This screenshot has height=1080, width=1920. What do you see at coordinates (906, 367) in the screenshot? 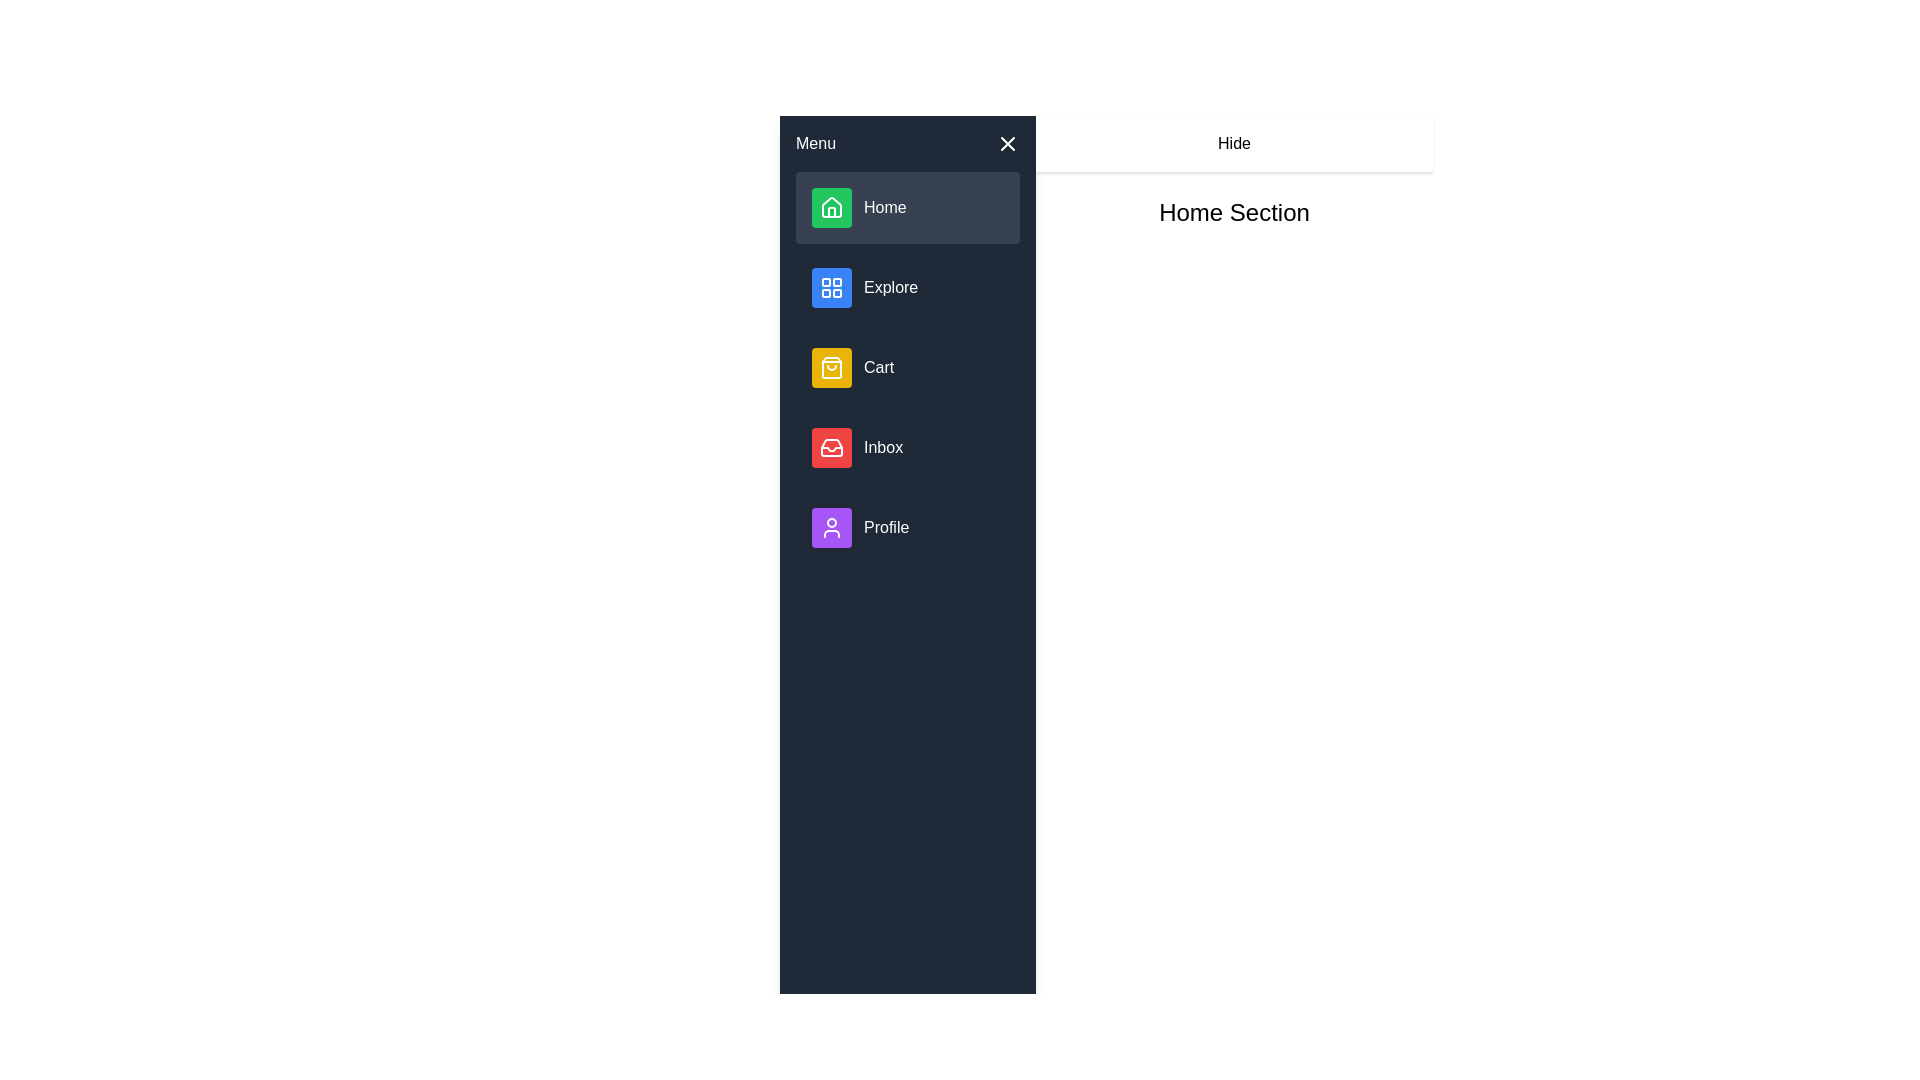
I see `the 'Cart' menu item, which is the third item in the vertical menu located on the left side of the UI, positioned between the 'Explore' and 'Inbox' items` at bounding box center [906, 367].